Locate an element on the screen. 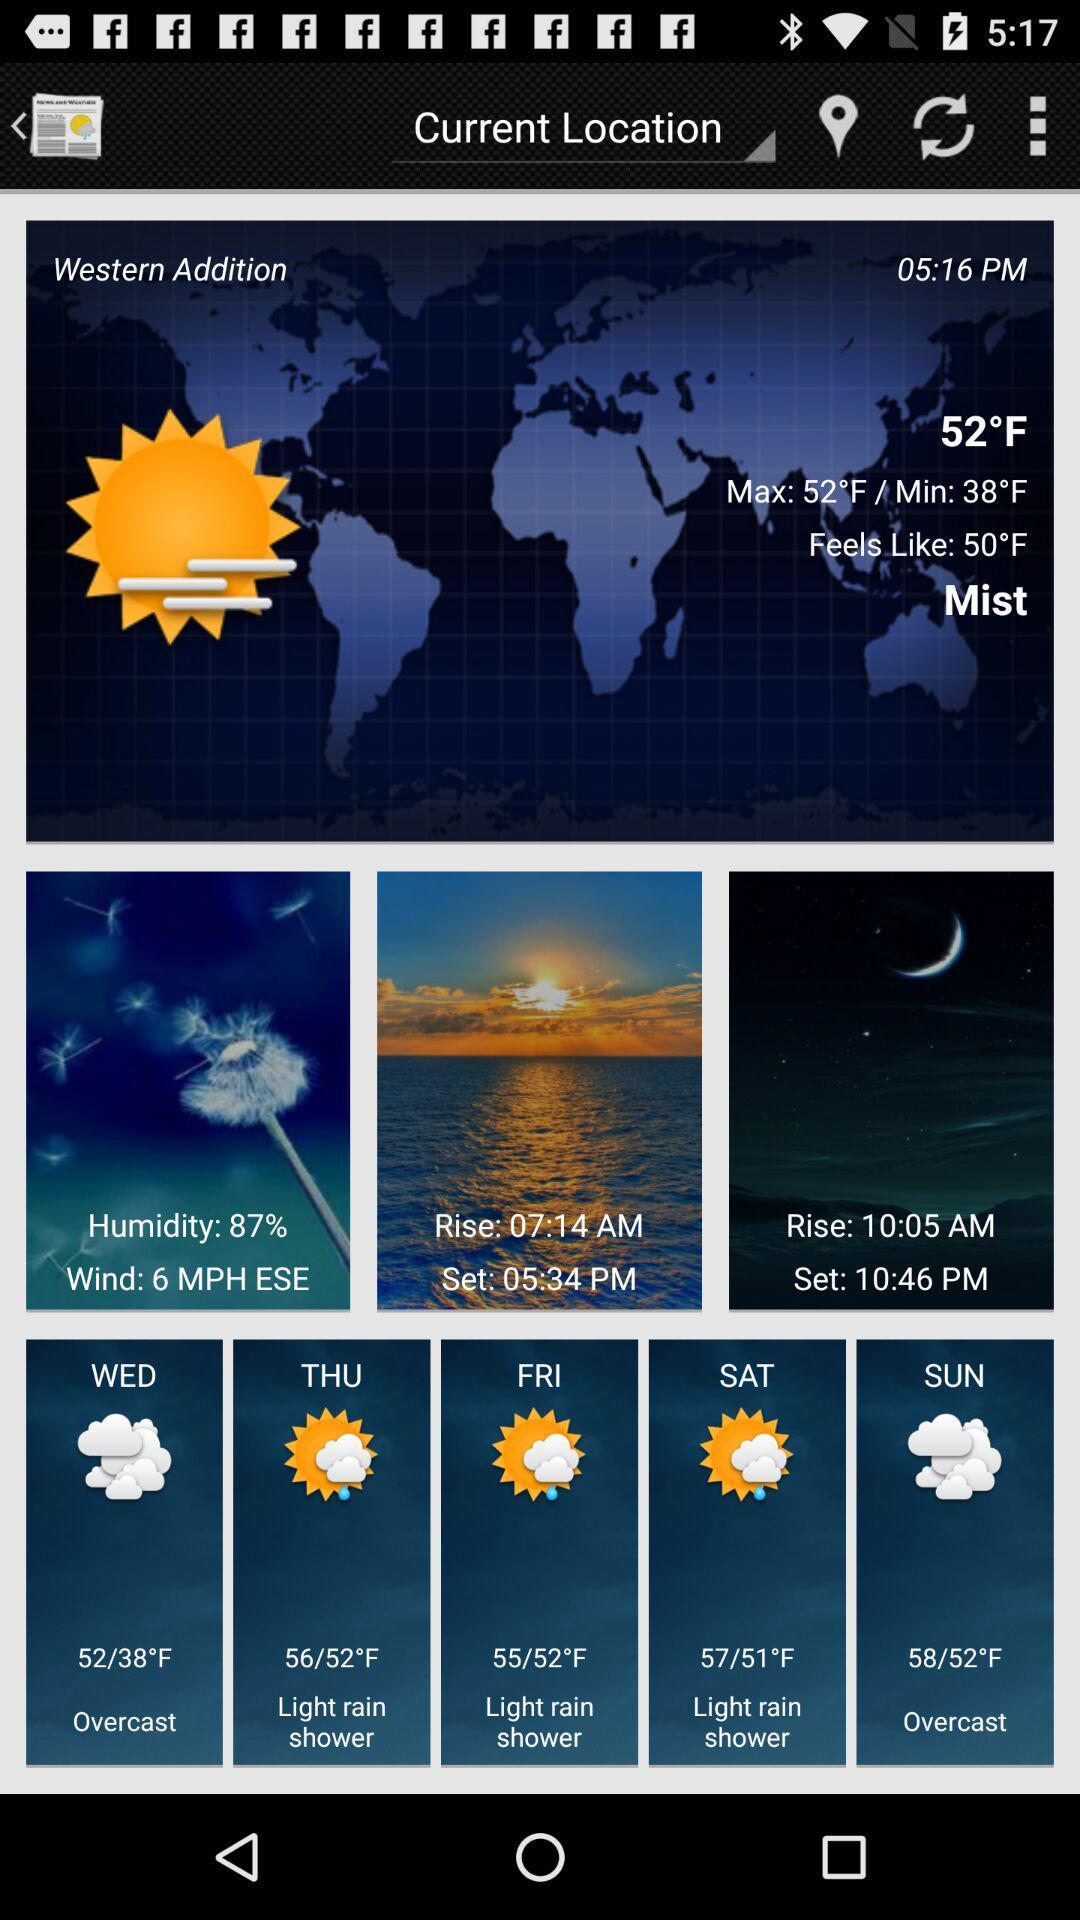  the location icon is located at coordinates (838, 133).